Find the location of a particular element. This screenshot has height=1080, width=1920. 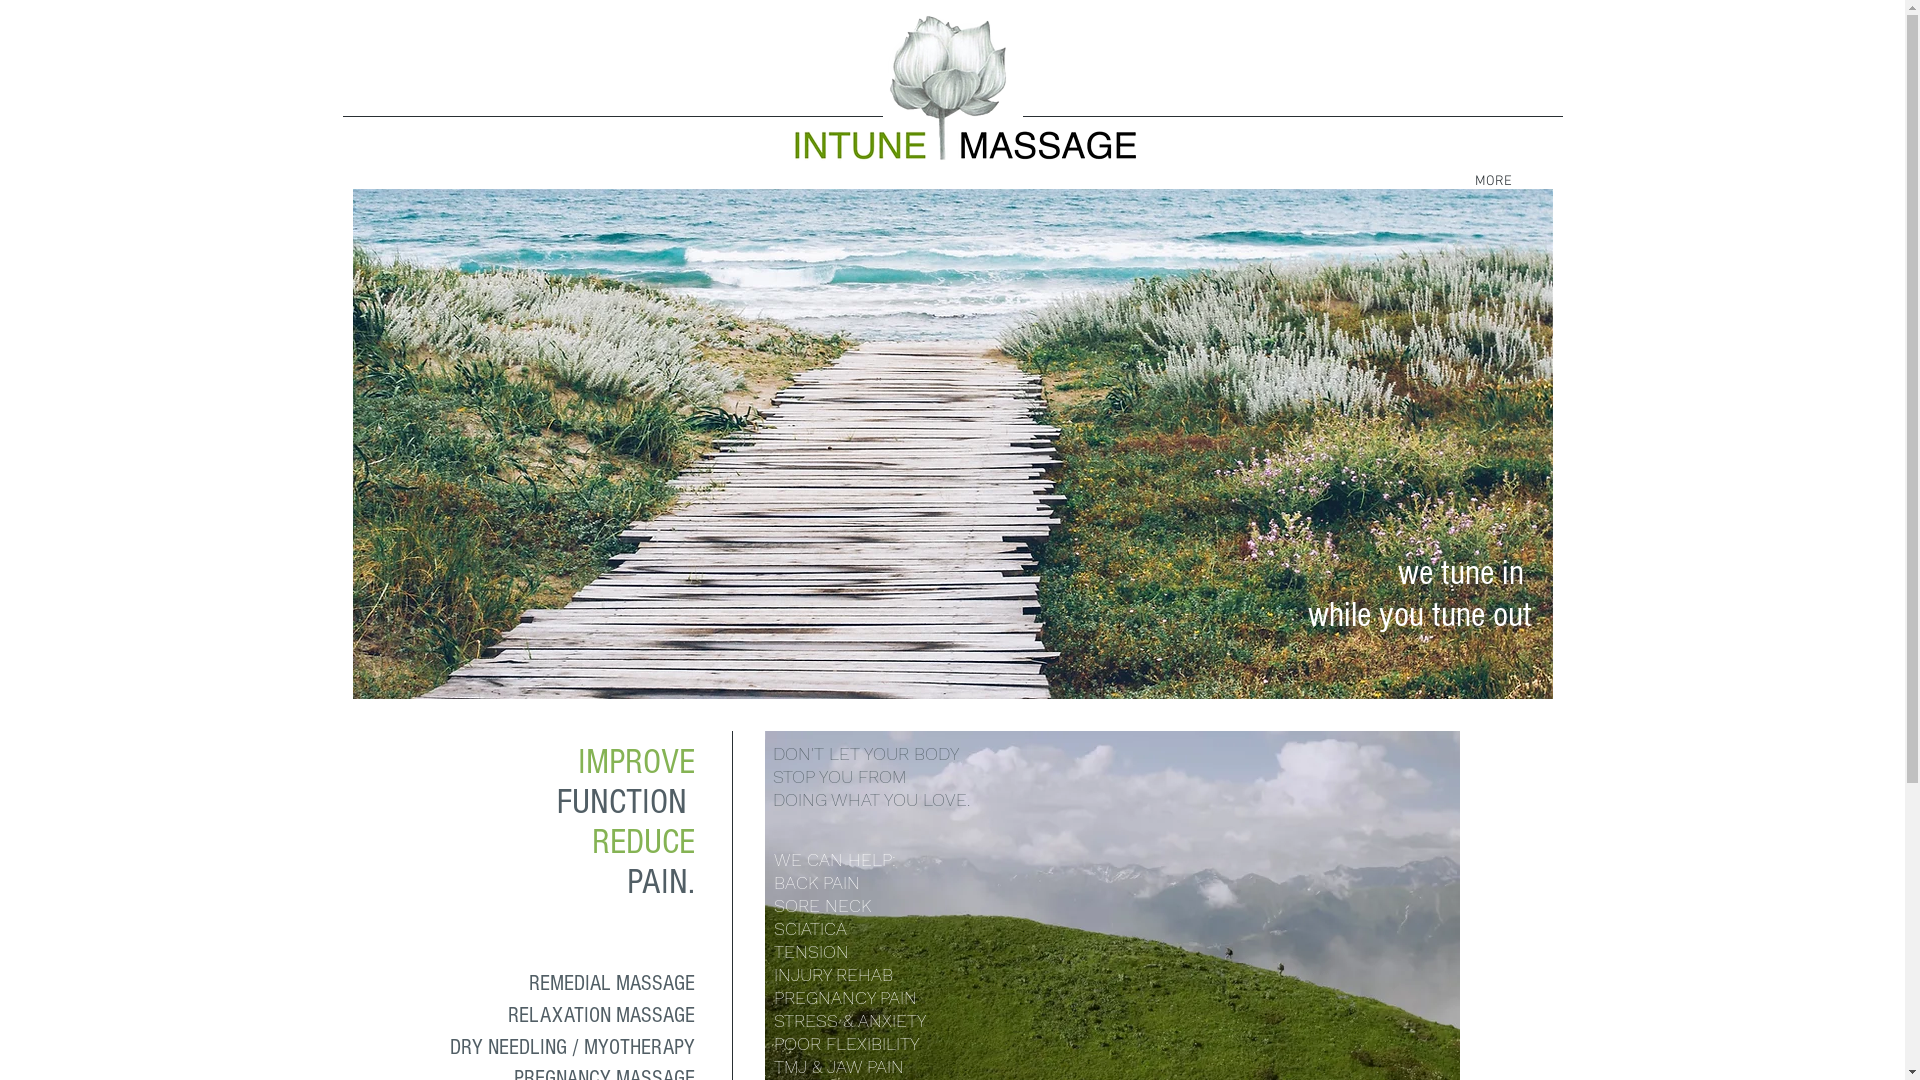

'DON'T LET YOUR BODY ' is located at coordinates (867, 753).